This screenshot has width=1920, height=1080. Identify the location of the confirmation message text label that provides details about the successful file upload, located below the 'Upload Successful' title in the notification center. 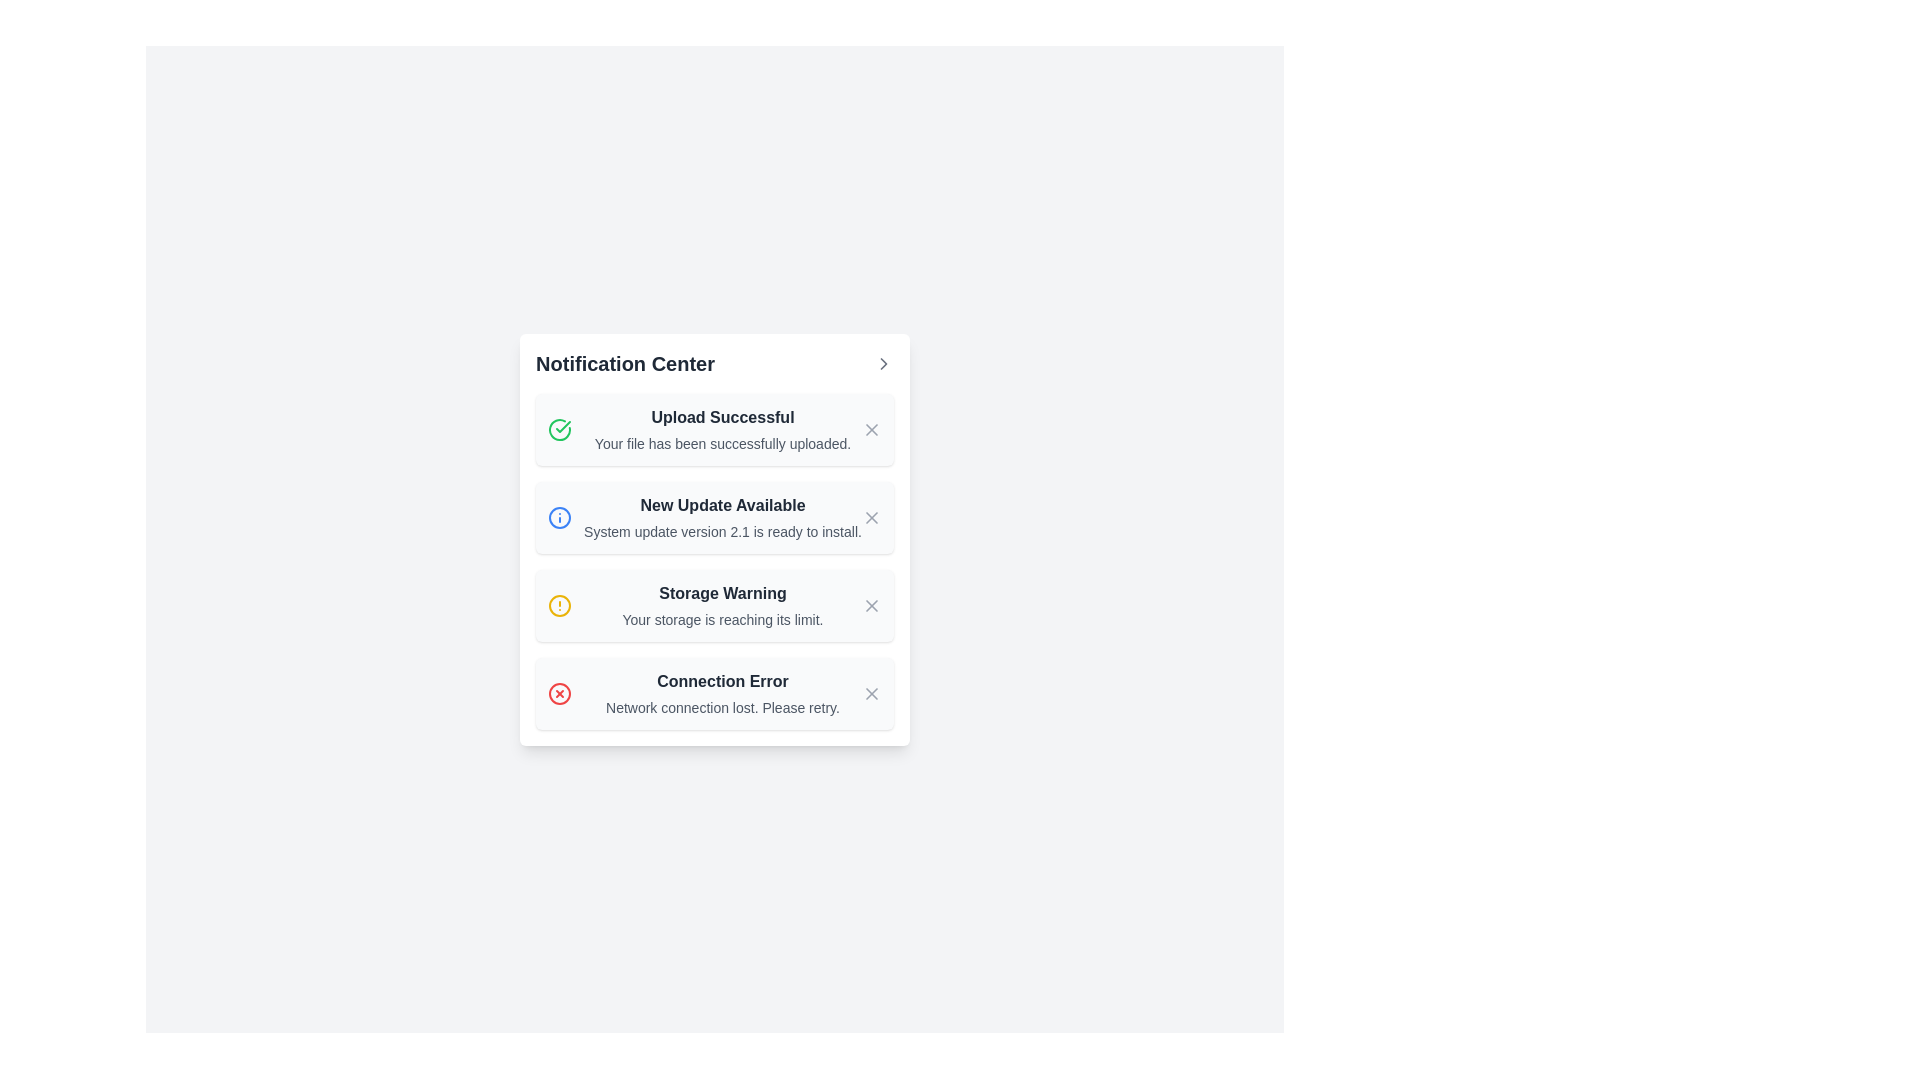
(722, 442).